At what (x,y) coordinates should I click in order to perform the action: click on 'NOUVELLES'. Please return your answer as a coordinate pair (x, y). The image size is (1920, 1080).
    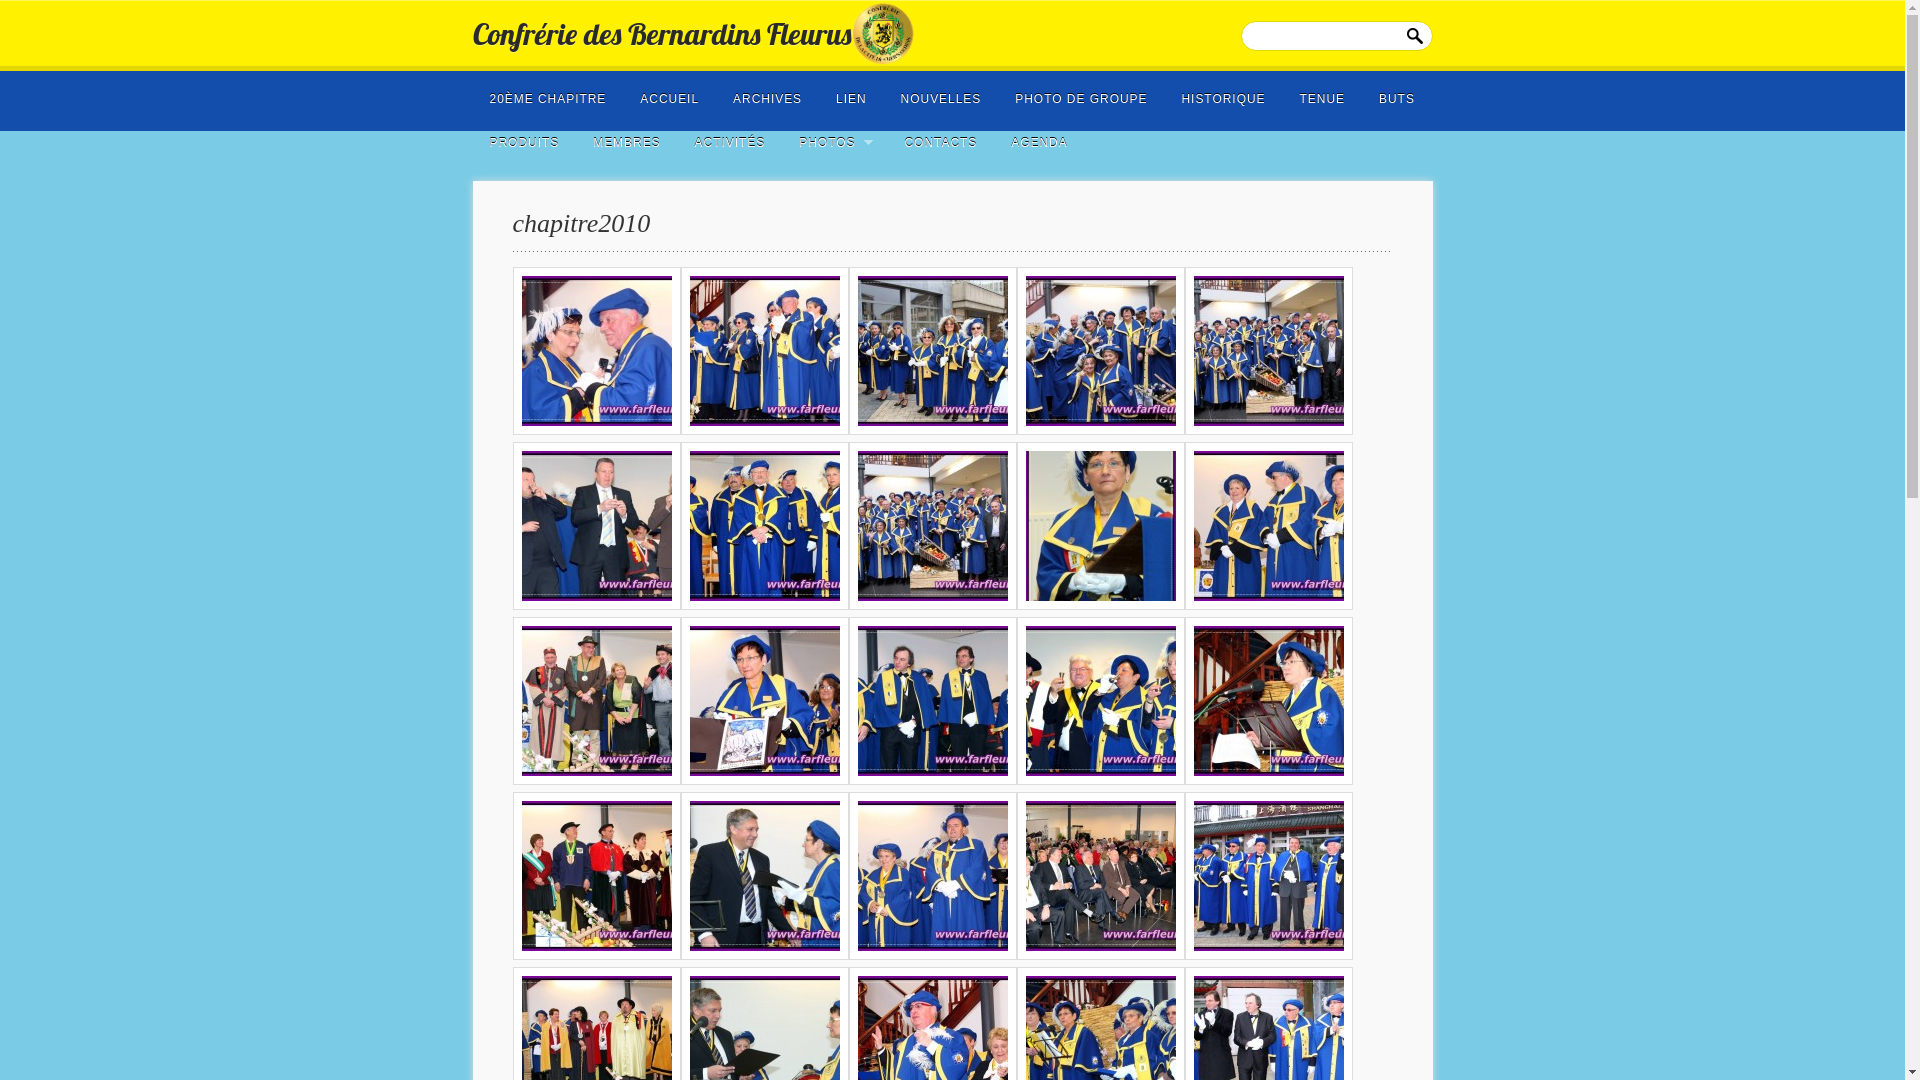
    Looking at the image, I should click on (887, 92).